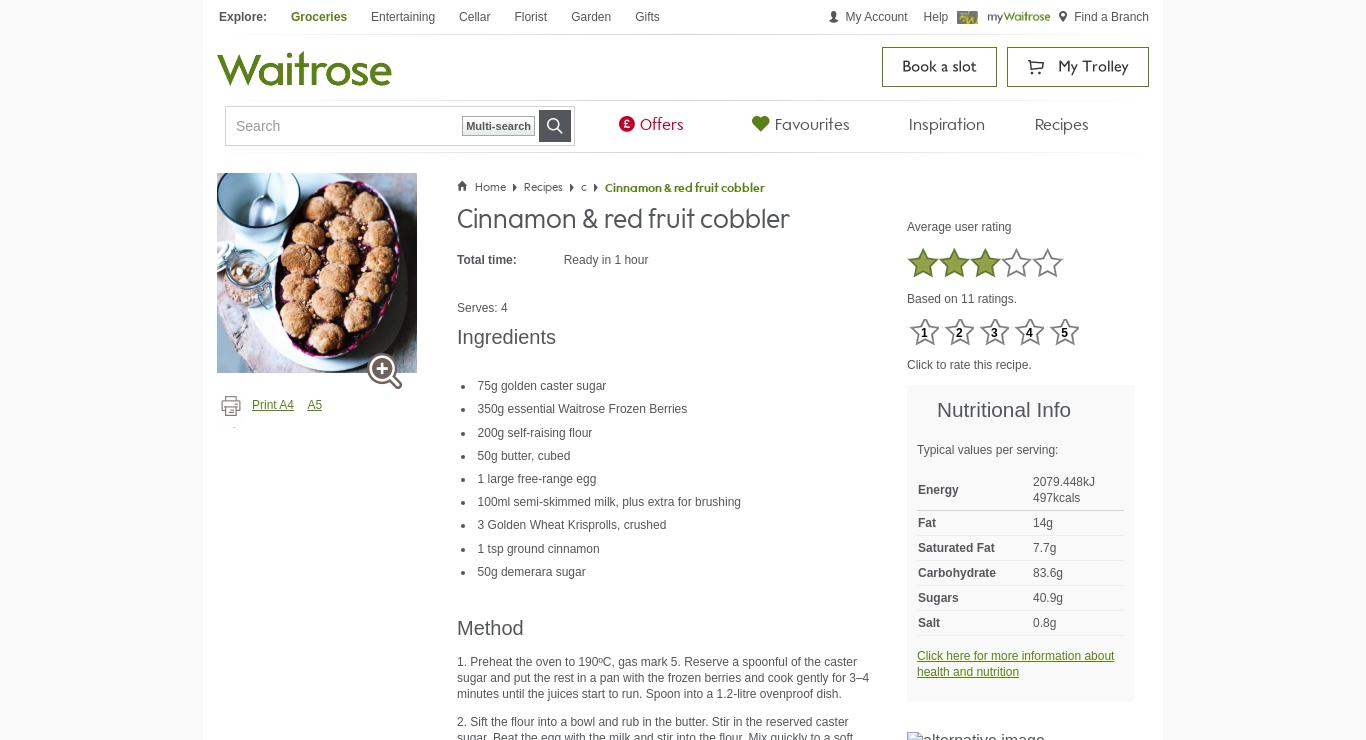 This screenshot has height=740, width=1366. Describe the element at coordinates (510, 55) in the screenshot. I see `'Waitrose'` at that location.